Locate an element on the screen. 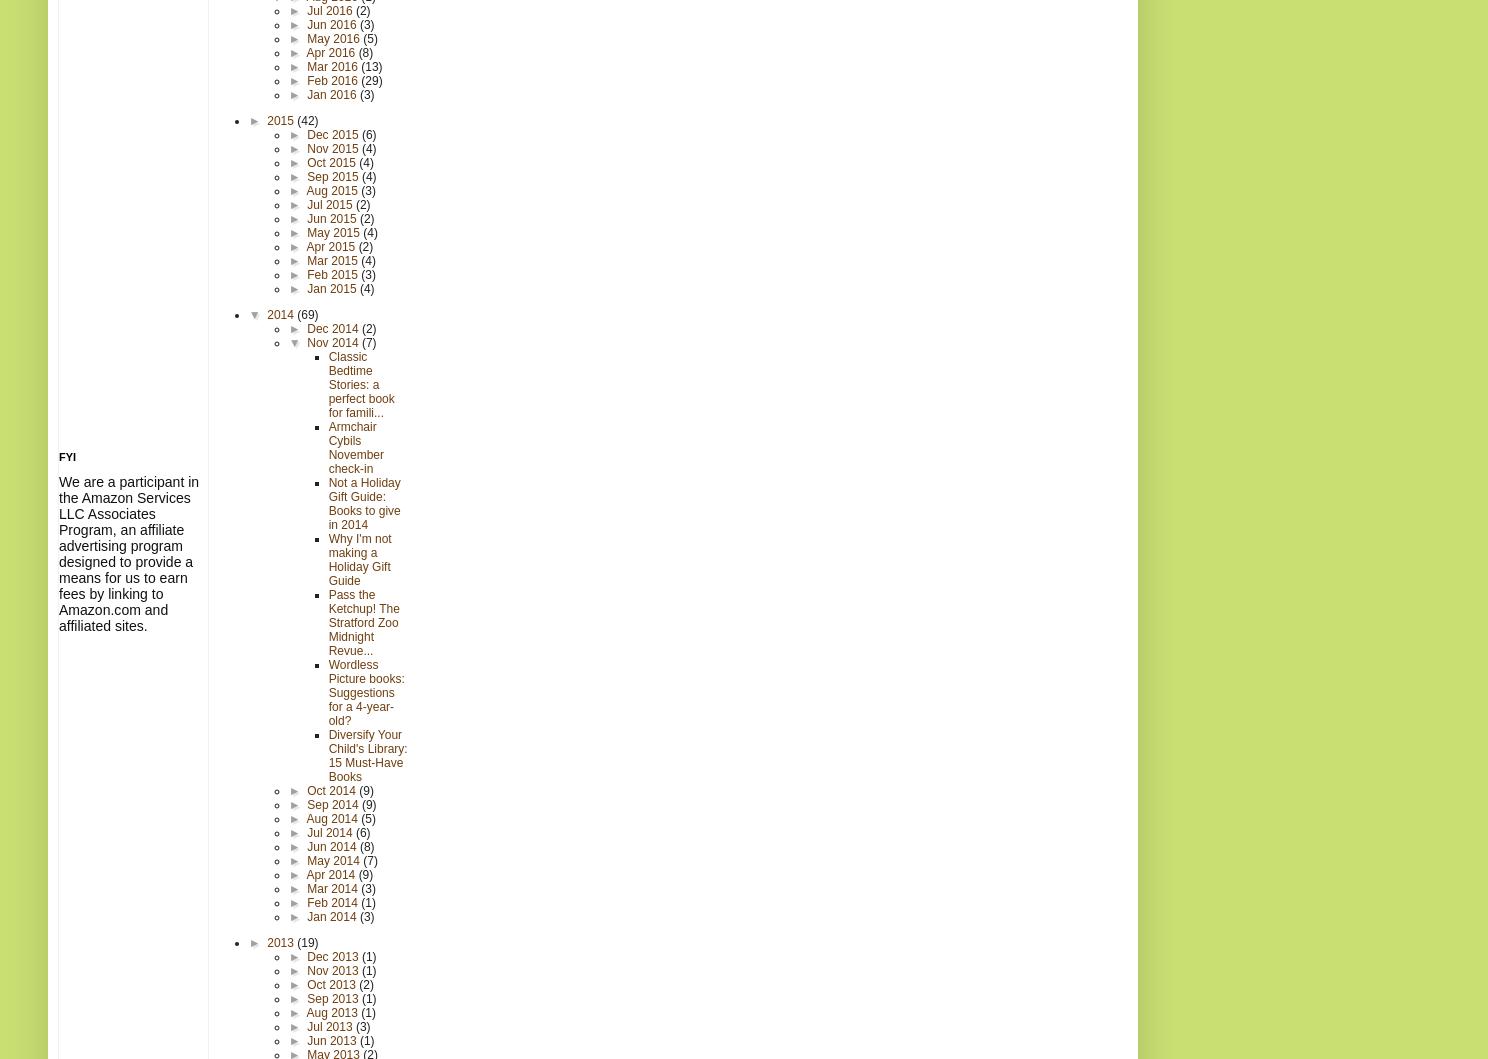 The height and width of the screenshot is (1059, 1488). 'May 2014' is located at coordinates (334, 860).